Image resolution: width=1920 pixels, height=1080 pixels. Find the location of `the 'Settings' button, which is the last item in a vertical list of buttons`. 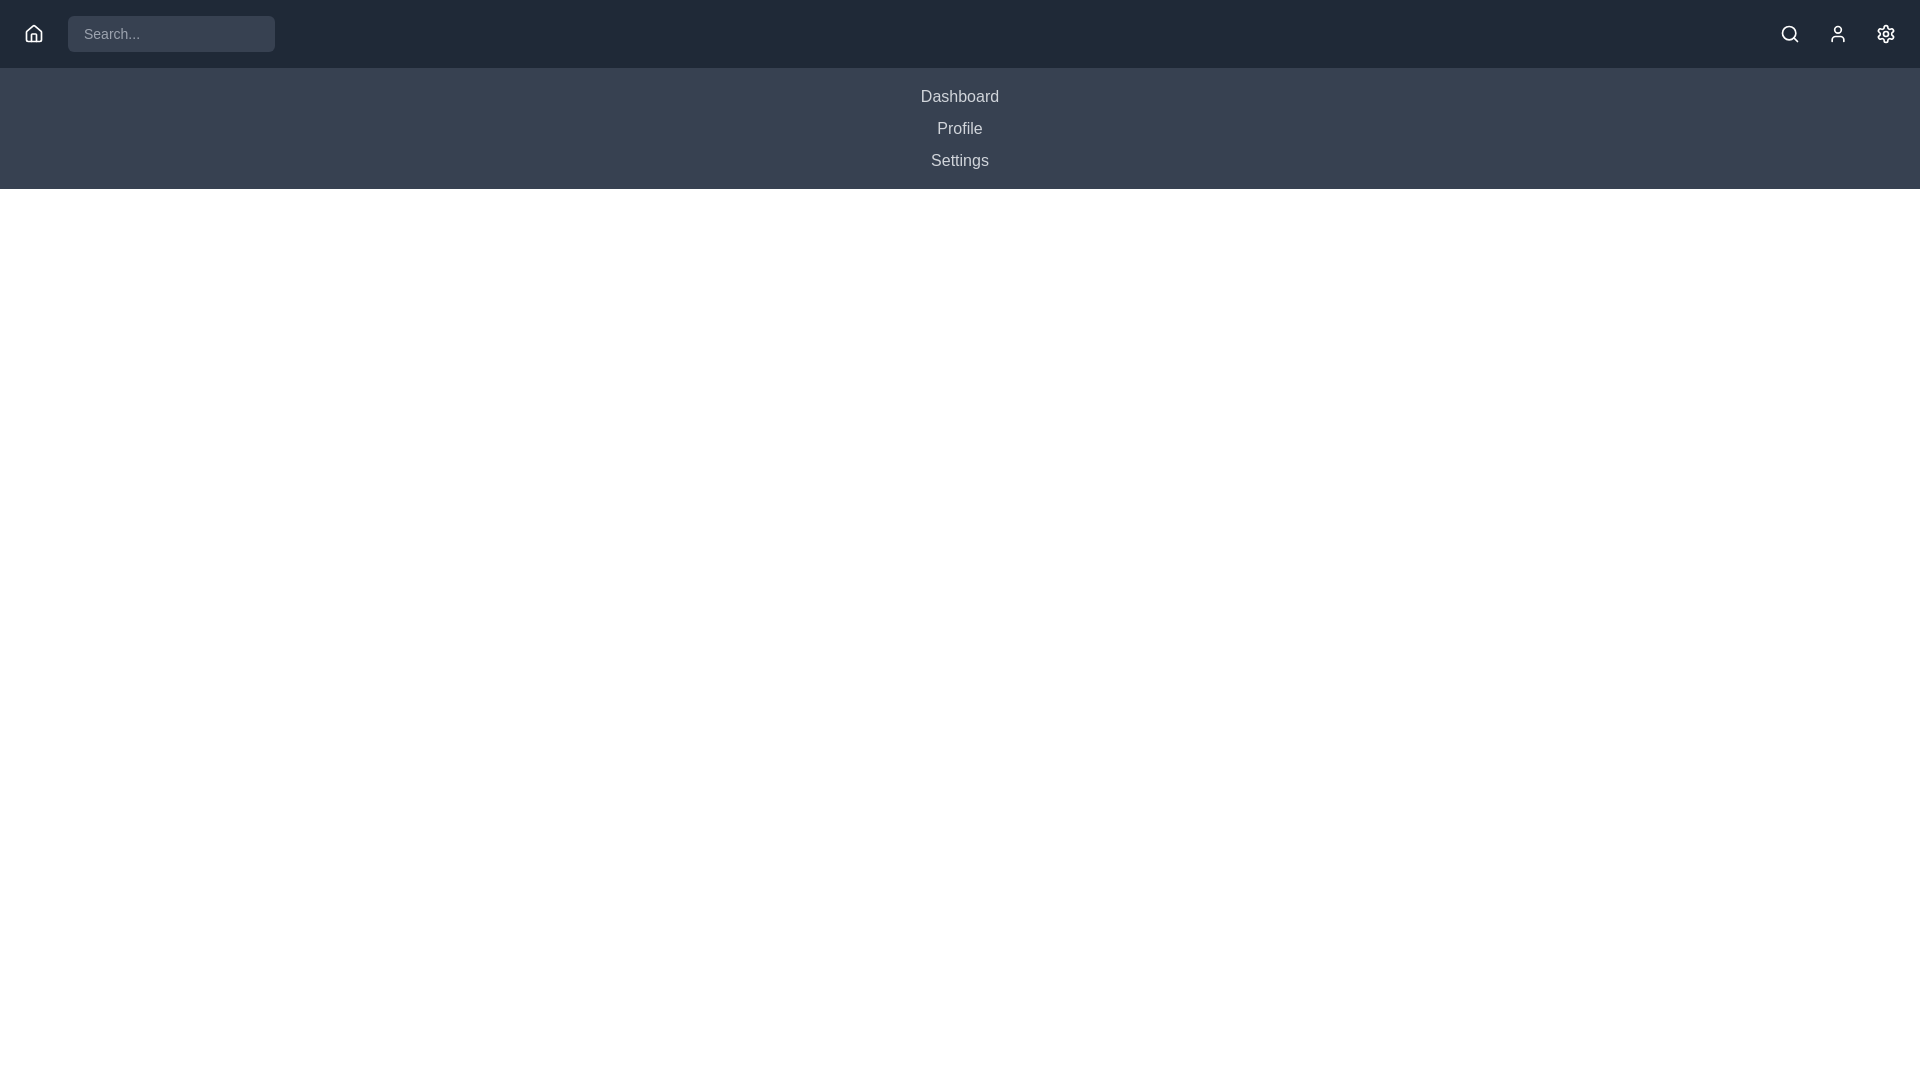

the 'Settings' button, which is the last item in a vertical list of buttons is located at coordinates (960, 160).